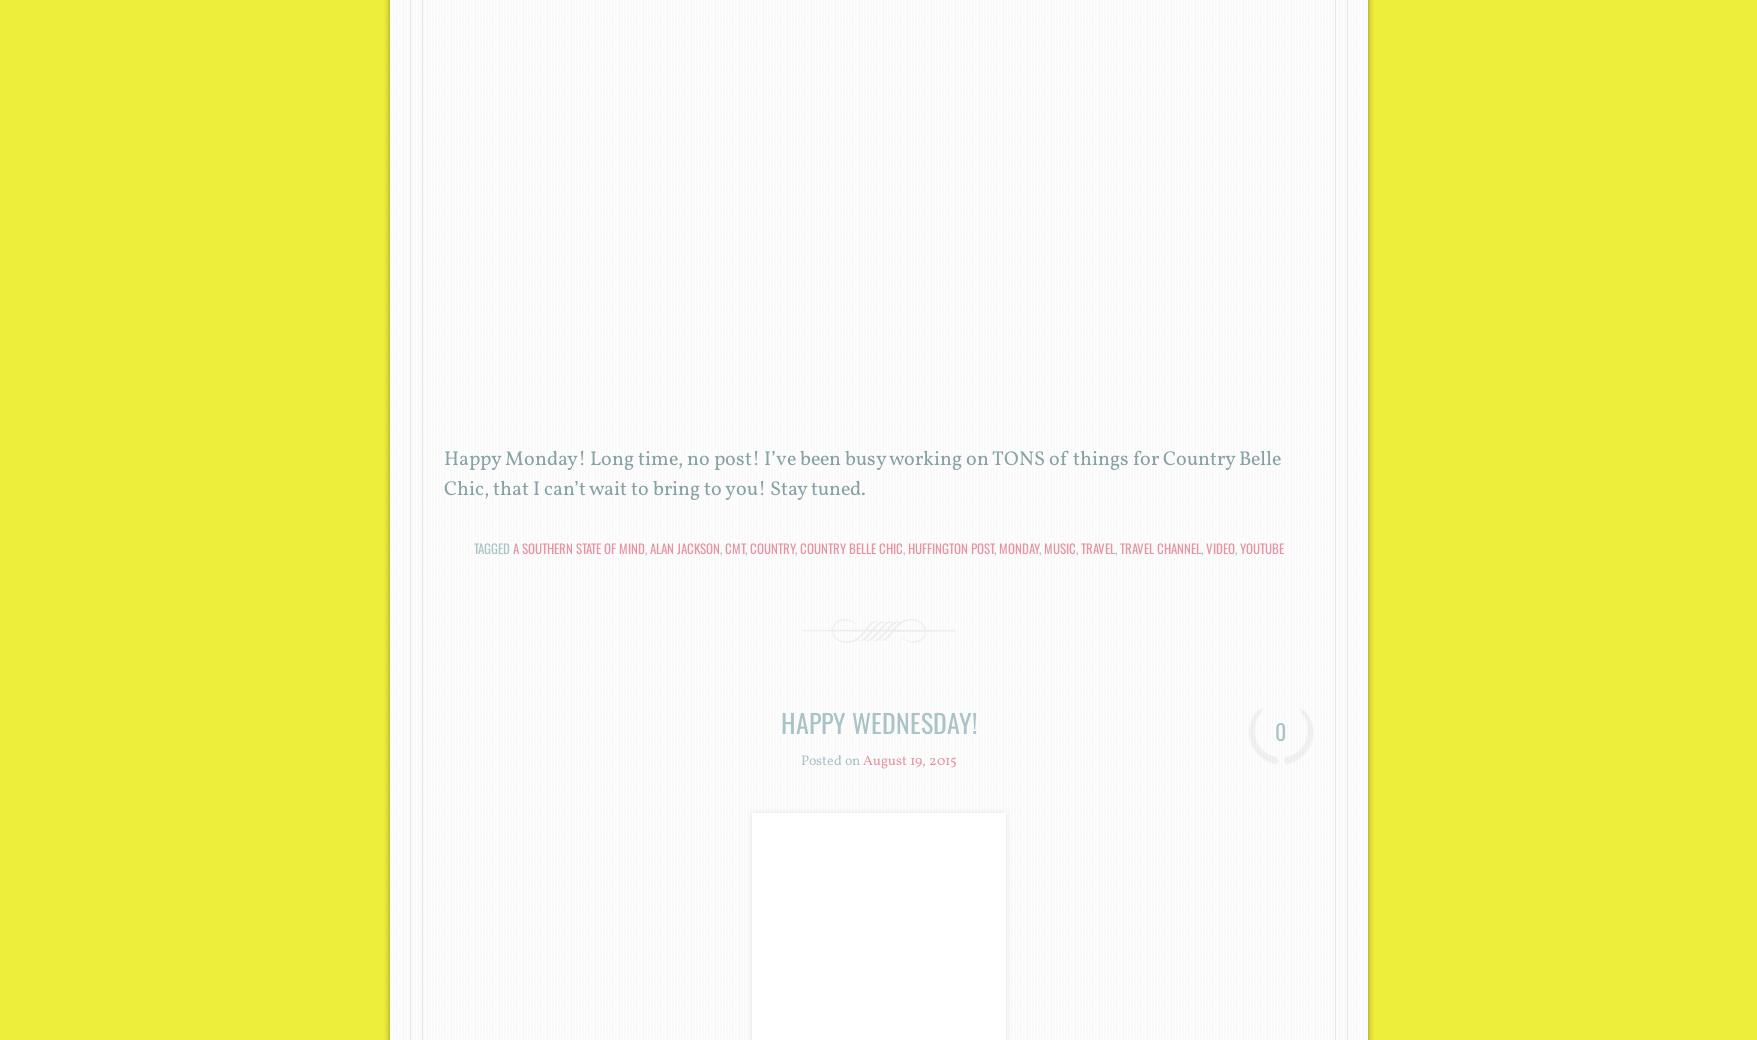  What do you see at coordinates (1218, 546) in the screenshot?
I see `'Video'` at bounding box center [1218, 546].